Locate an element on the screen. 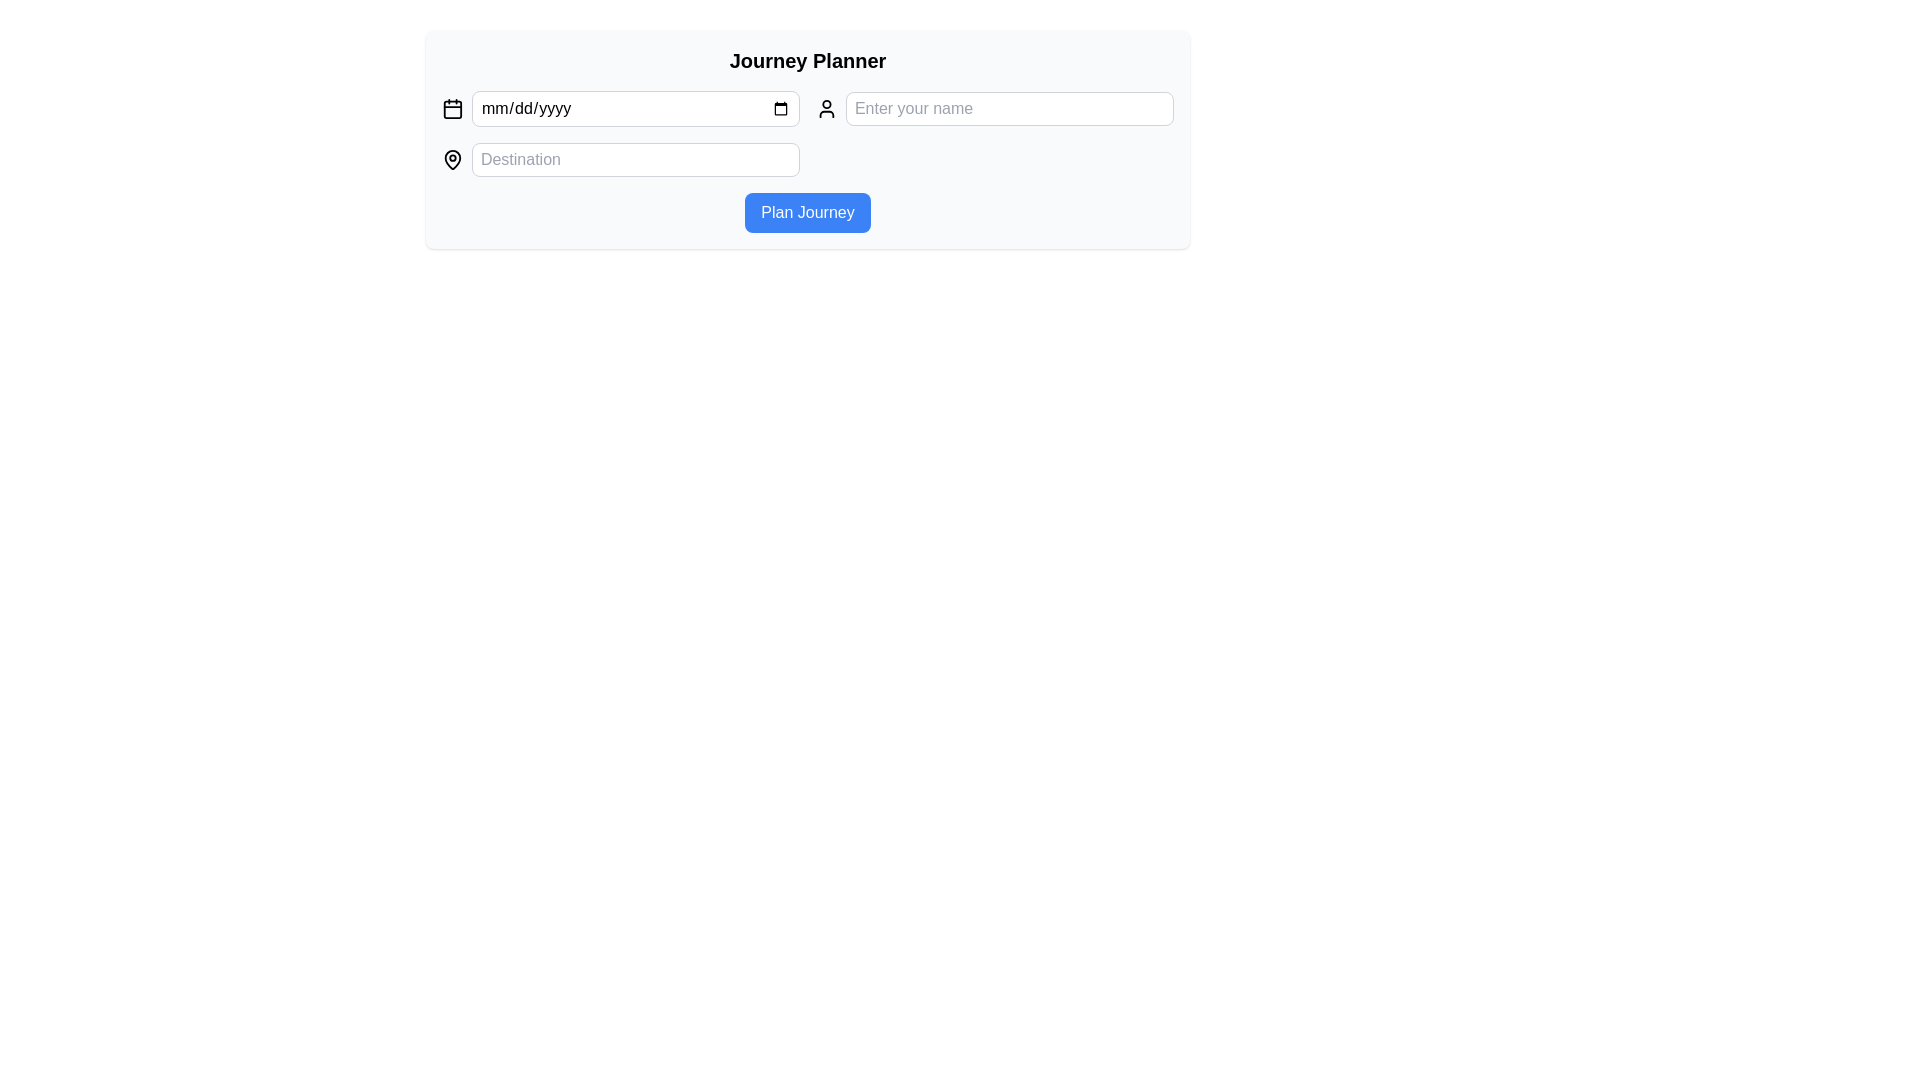  the small, black-stroked calendar icon located at the far left of the row containing input fields, which is the first item in the sequence before the date input field is located at coordinates (451, 108).